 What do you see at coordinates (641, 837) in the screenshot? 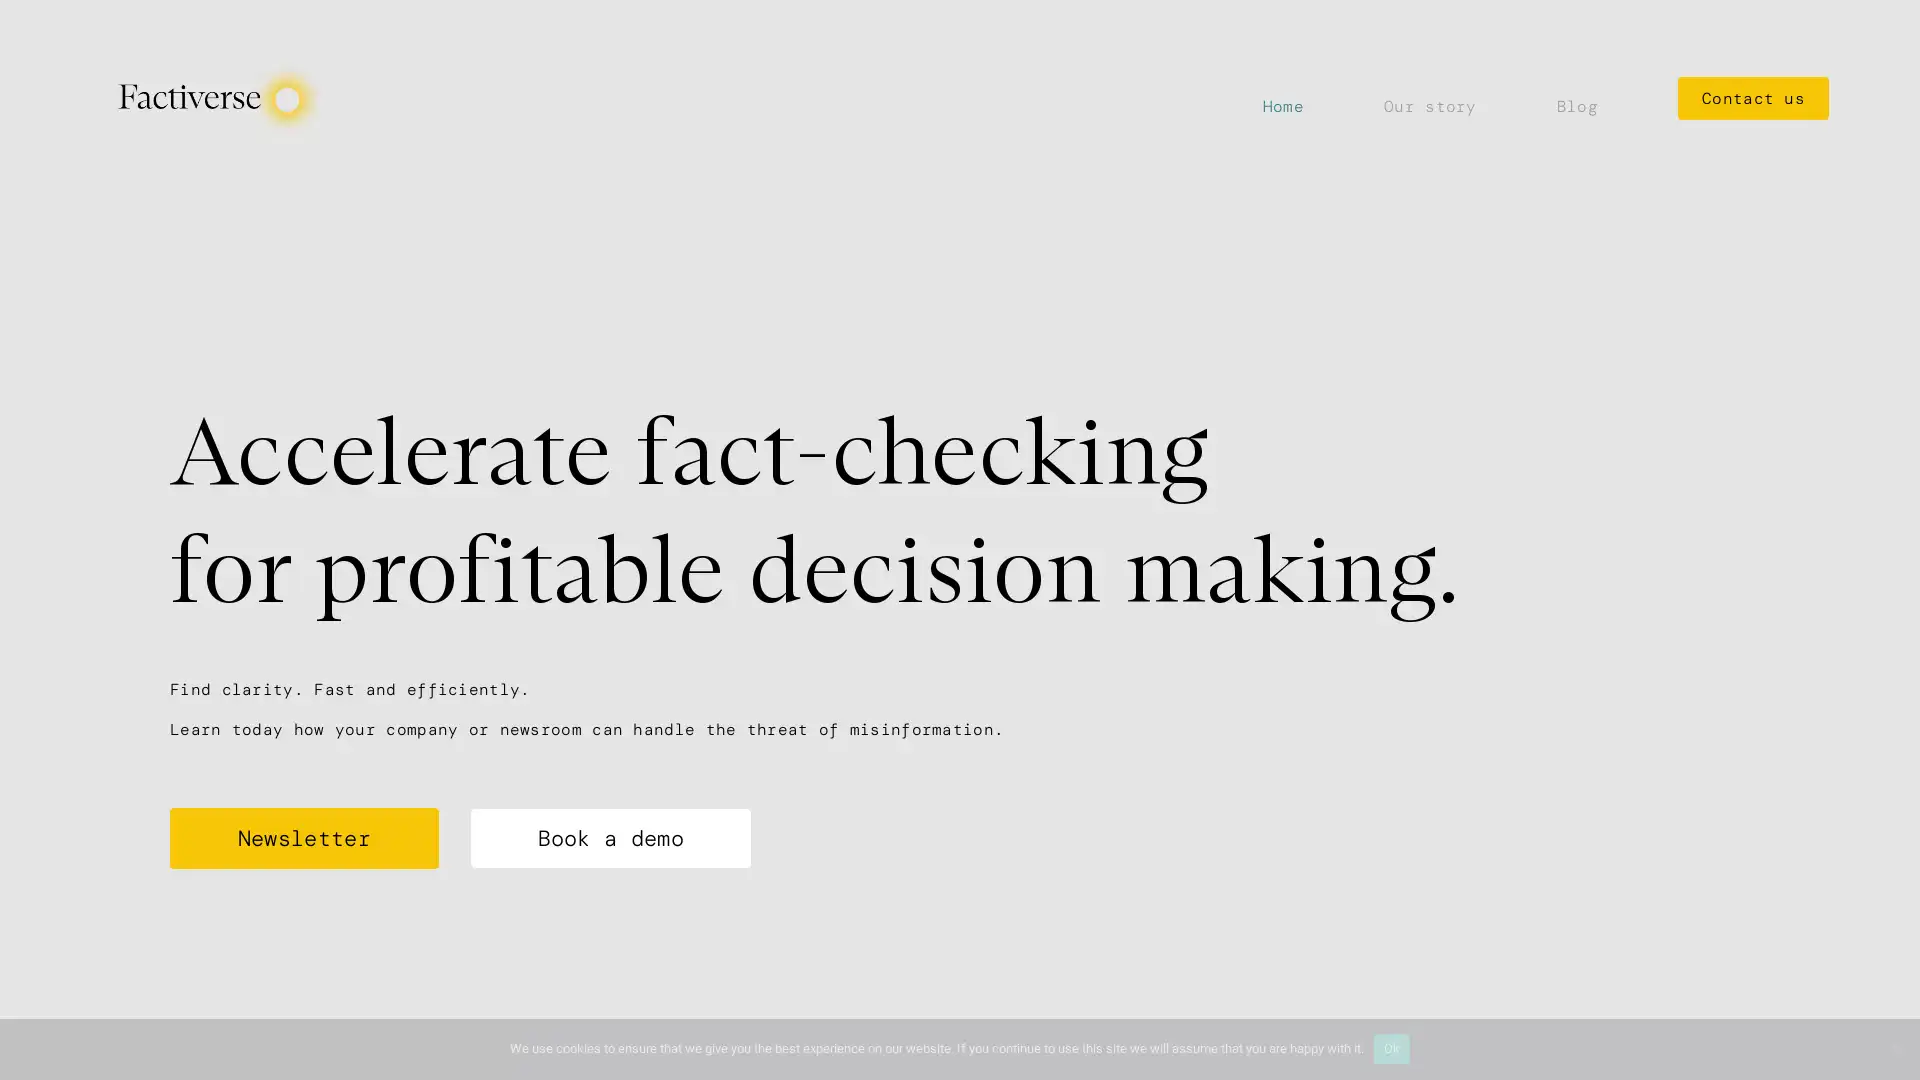
I see `Book a demo` at bounding box center [641, 837].